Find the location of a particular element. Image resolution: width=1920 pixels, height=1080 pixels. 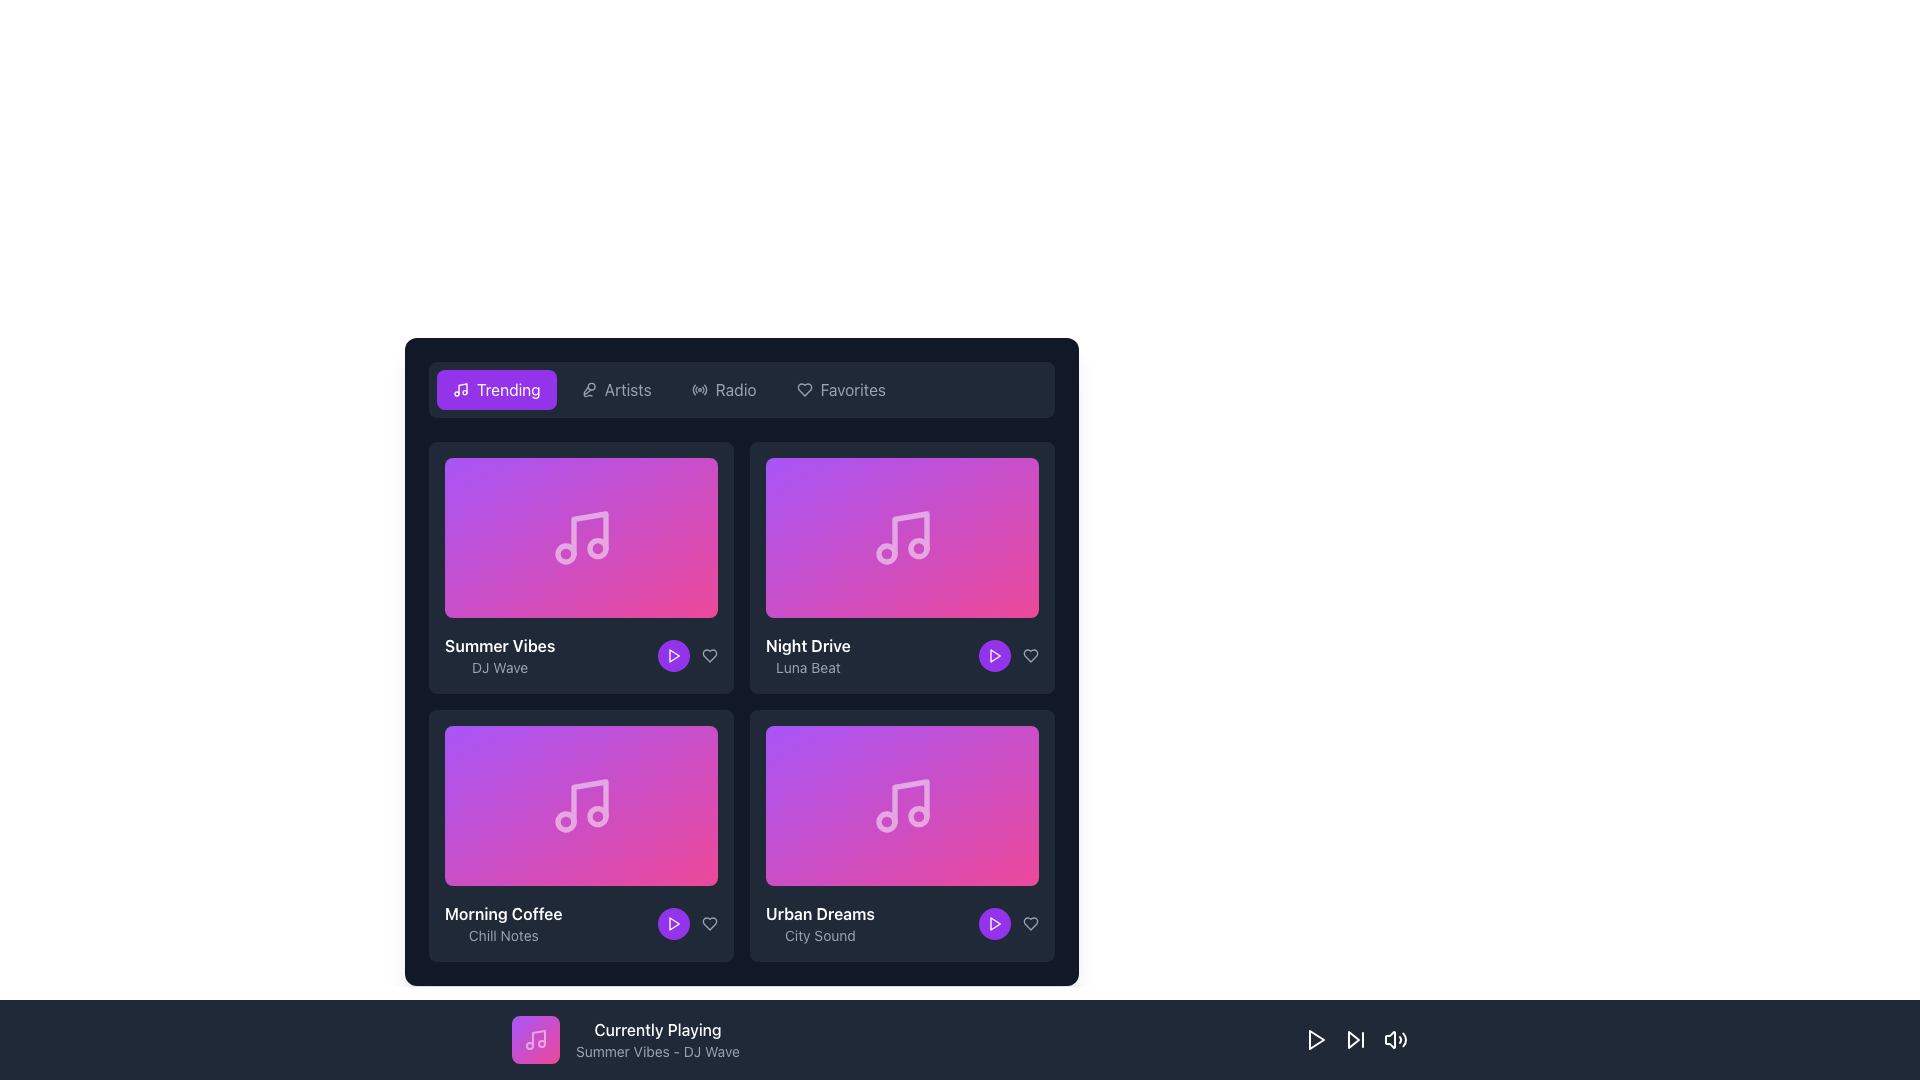

the 'Favorites' icon, which is located to the left of the 'Favorites' text in the top horizontal row of options is located at coordinates (804, 389).